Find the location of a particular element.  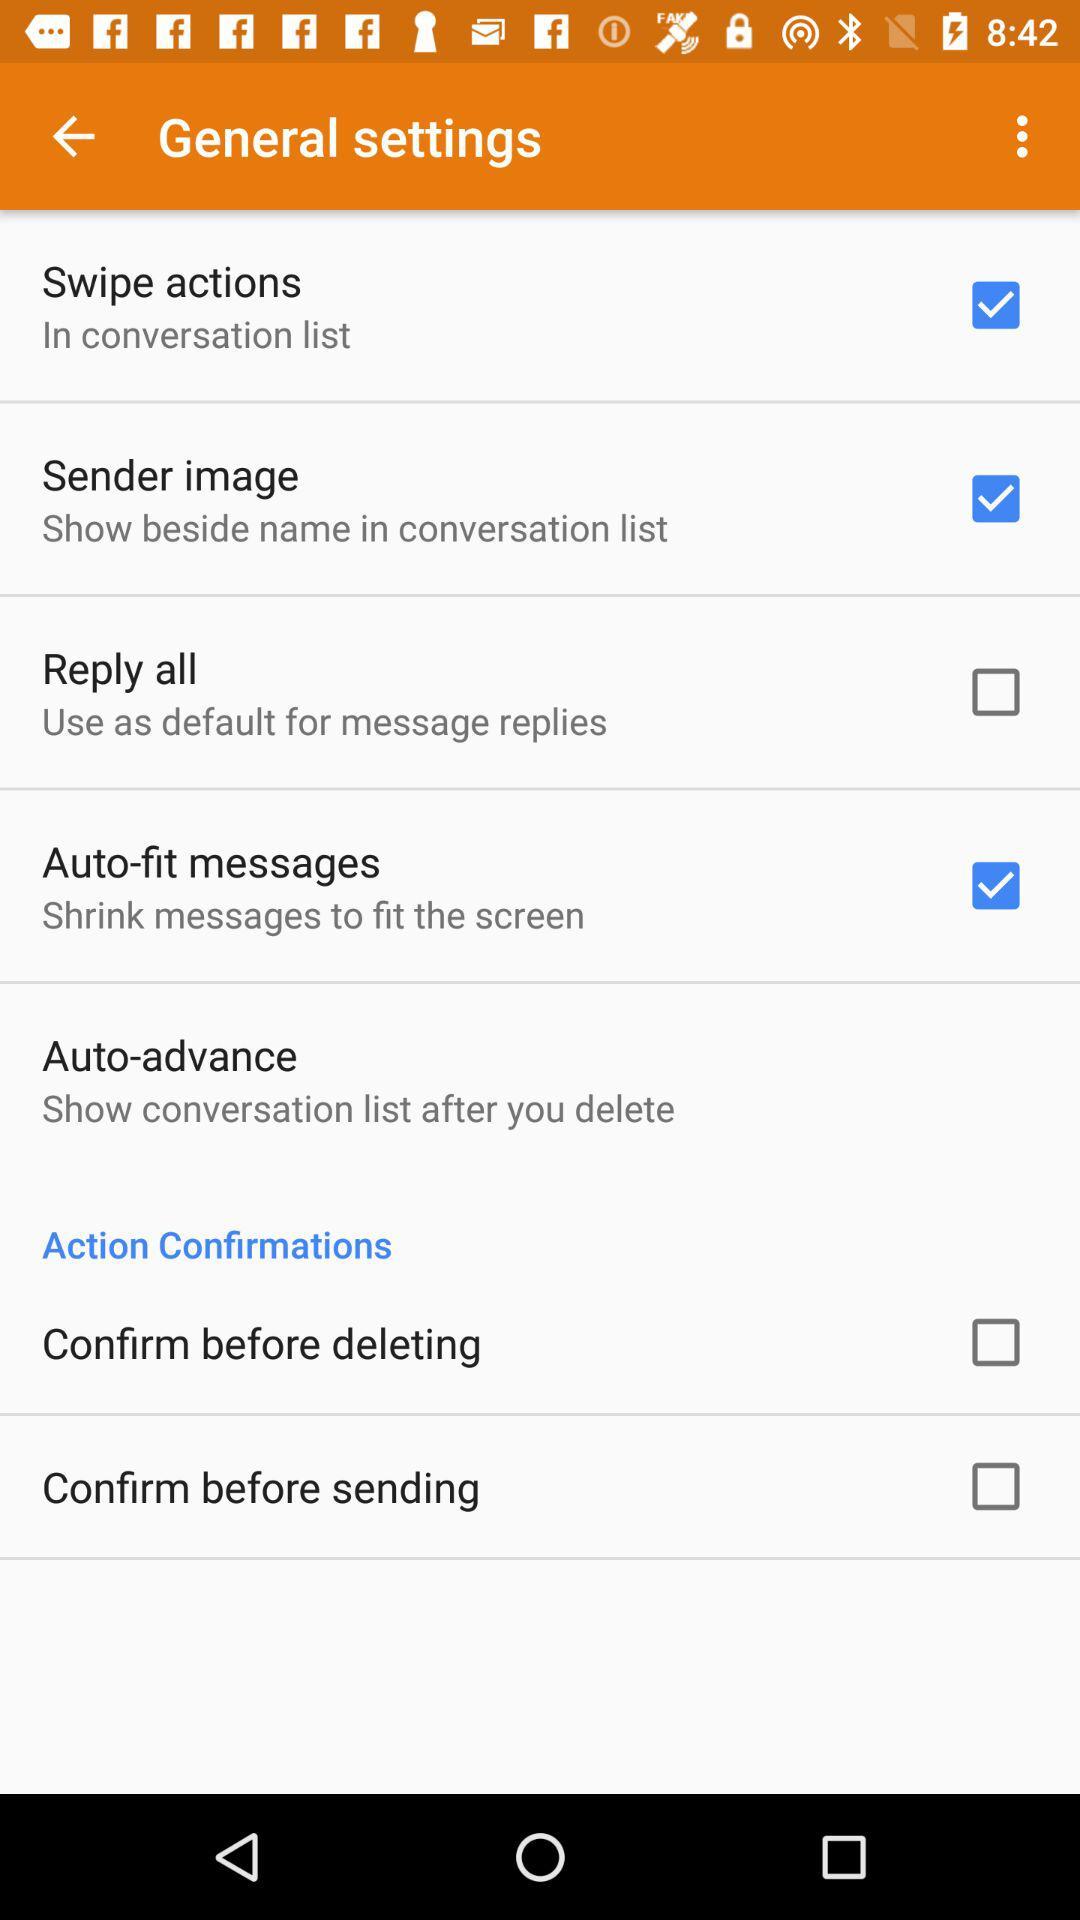

the icon below the shrink messages to item is located at coordinates (168, 1053).